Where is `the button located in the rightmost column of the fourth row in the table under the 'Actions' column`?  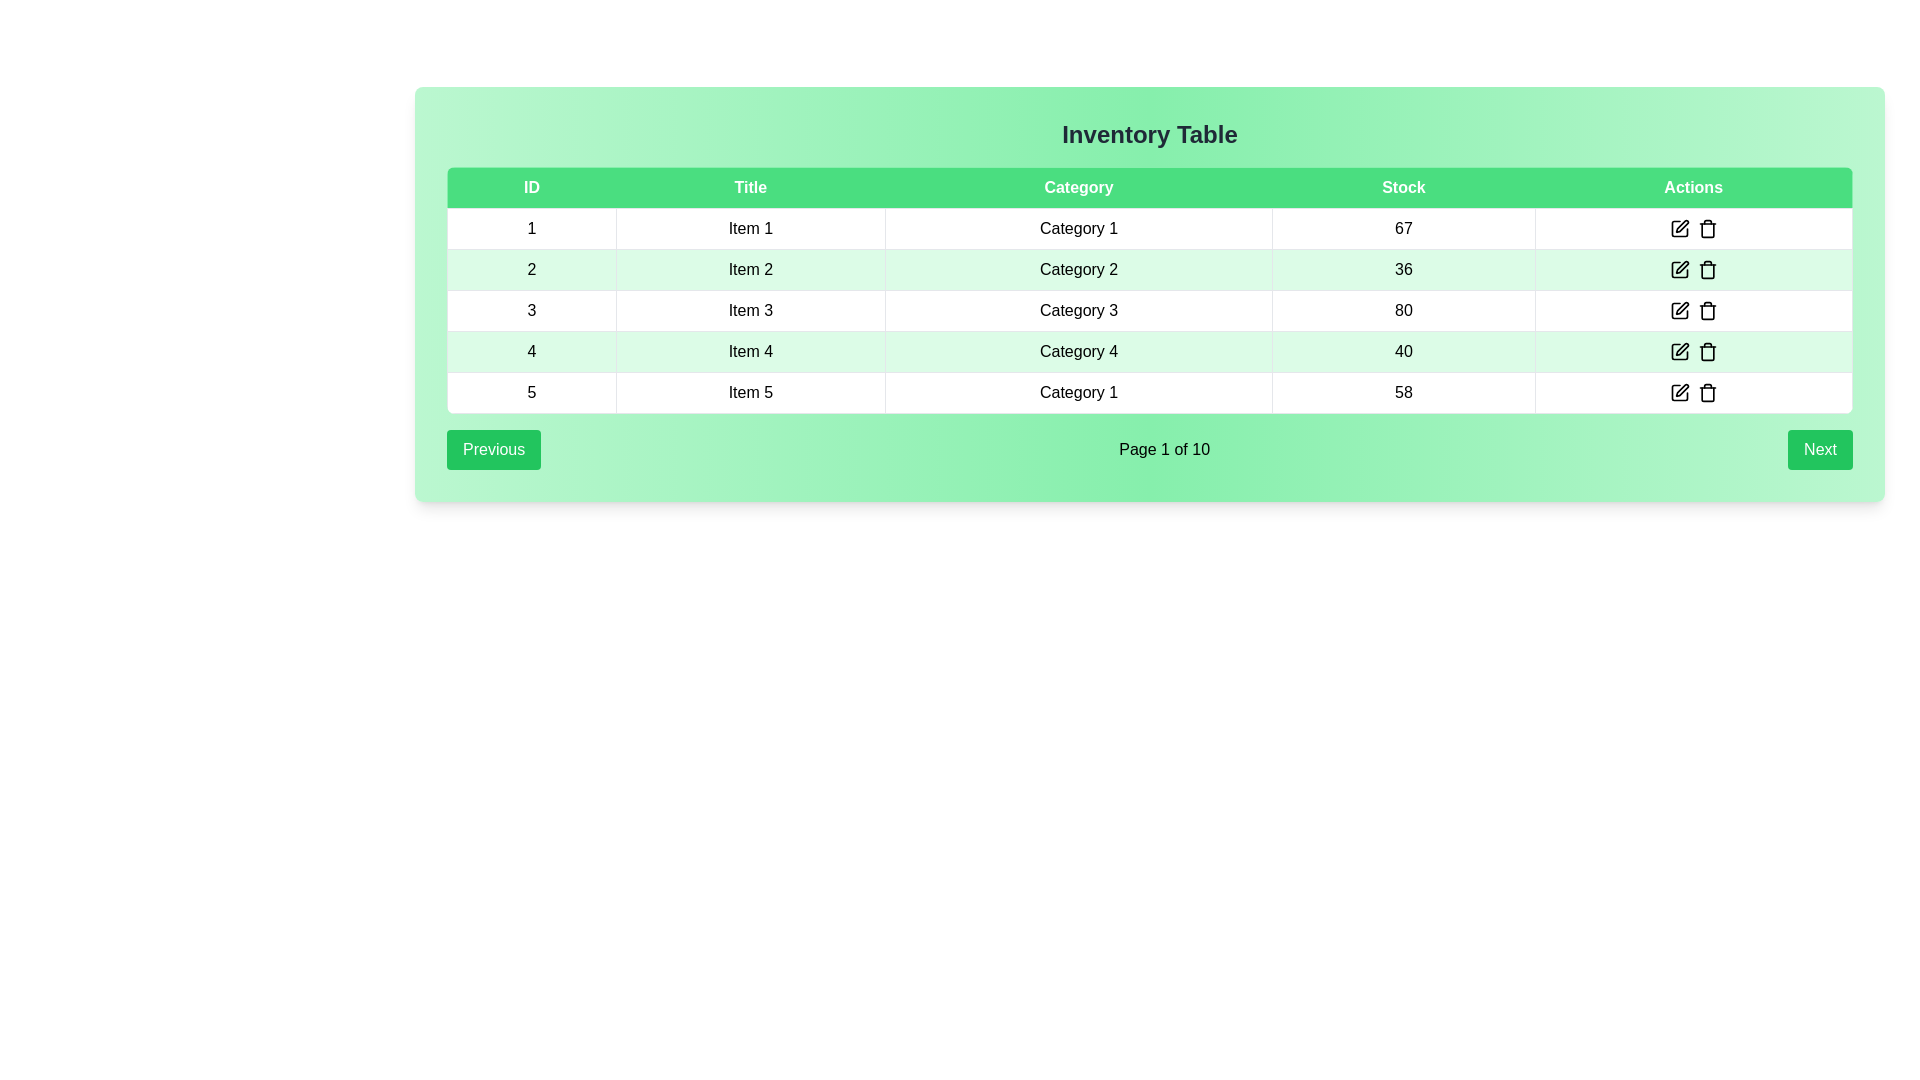 the button located in the rightmost column of the fourth row in the table under the 'Actions' column is located at coordinates (1693, 350).